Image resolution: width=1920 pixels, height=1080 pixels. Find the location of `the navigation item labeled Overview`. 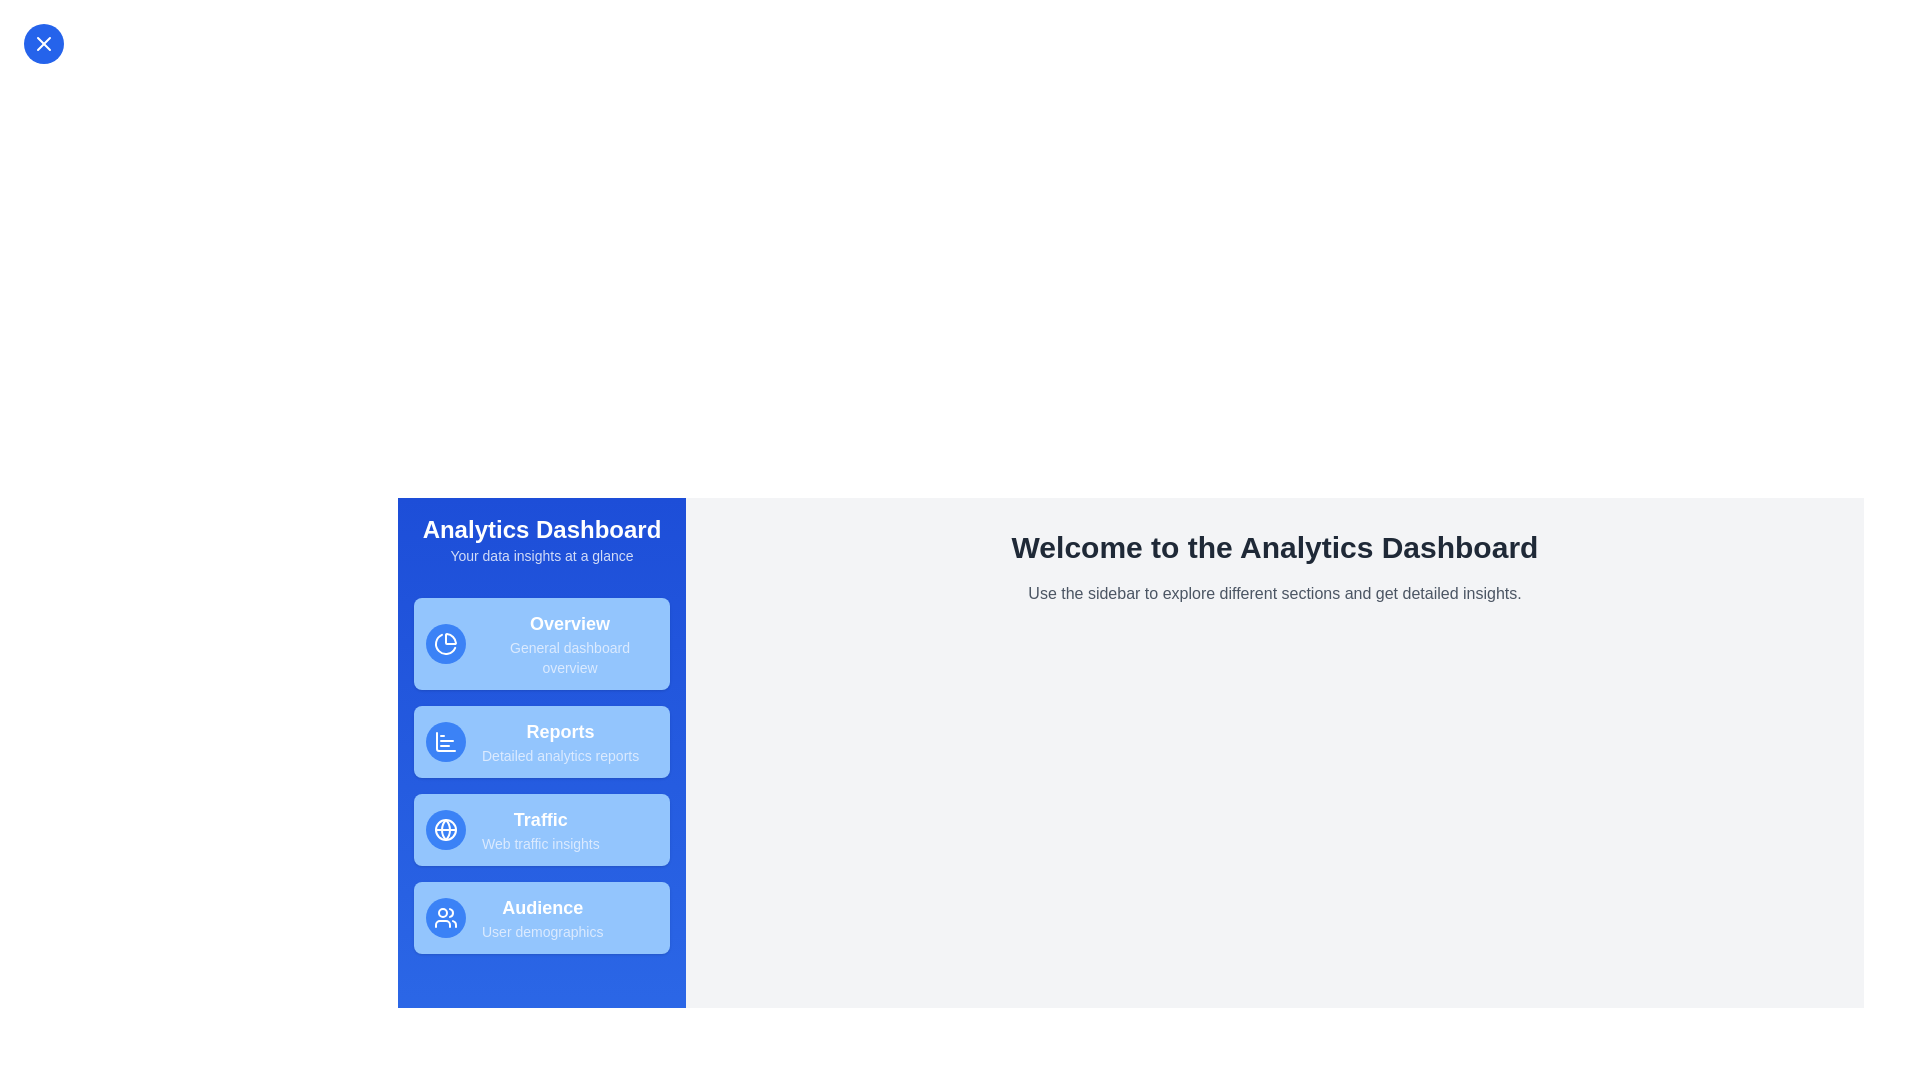

the navigation item labeled Overview is located at coordinates (542, 644).